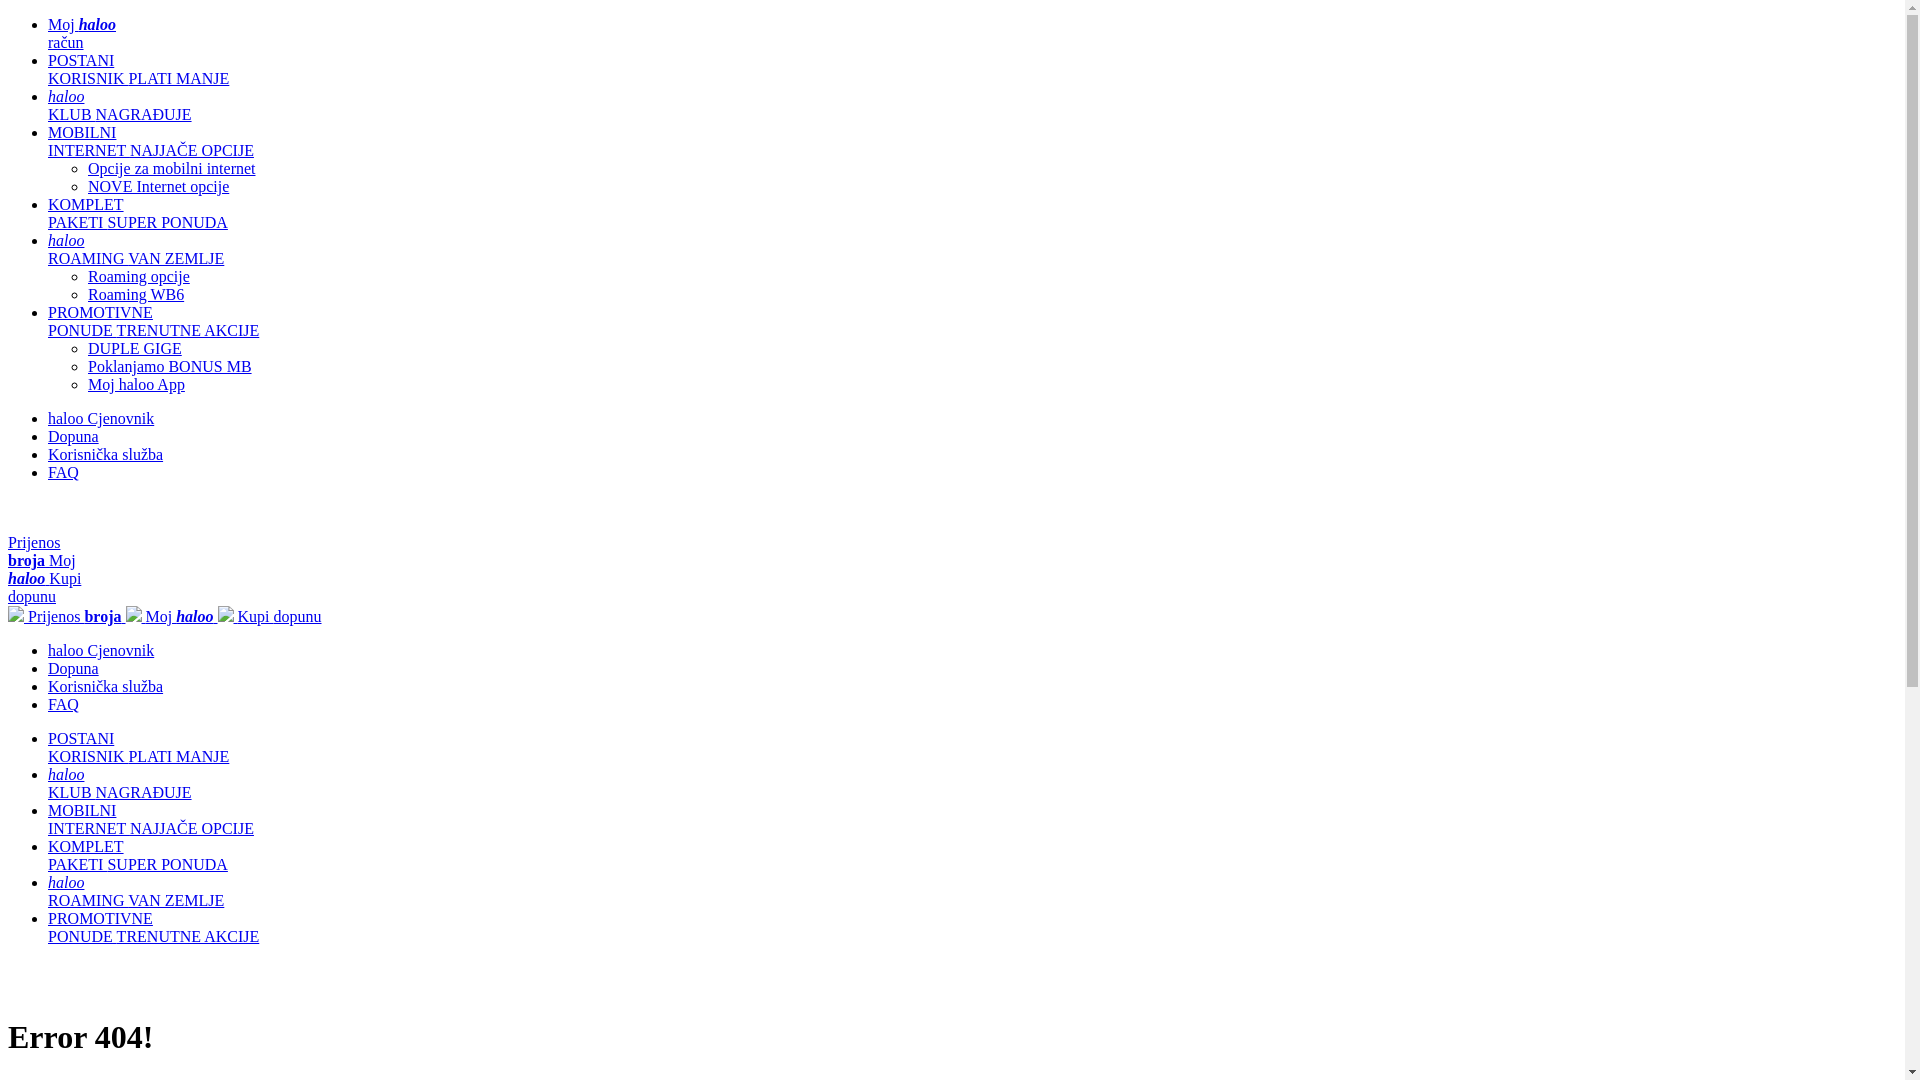  I want to click on 'haloo Cjenovnik', so click(99, 650).